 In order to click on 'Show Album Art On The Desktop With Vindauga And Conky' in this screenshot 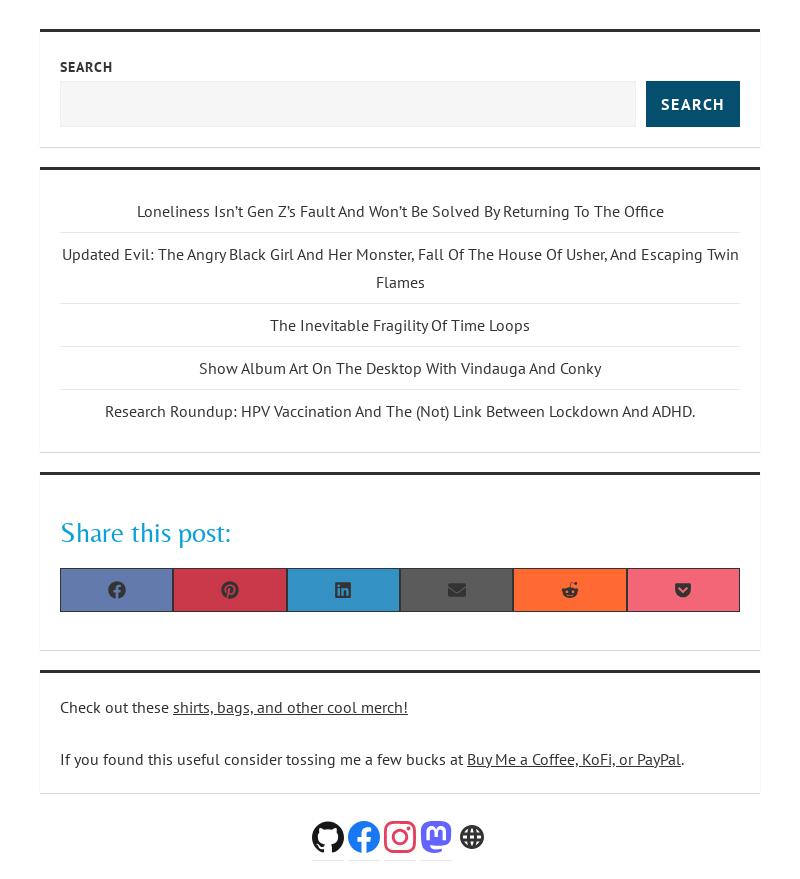, I will do `click(400, 366)`.